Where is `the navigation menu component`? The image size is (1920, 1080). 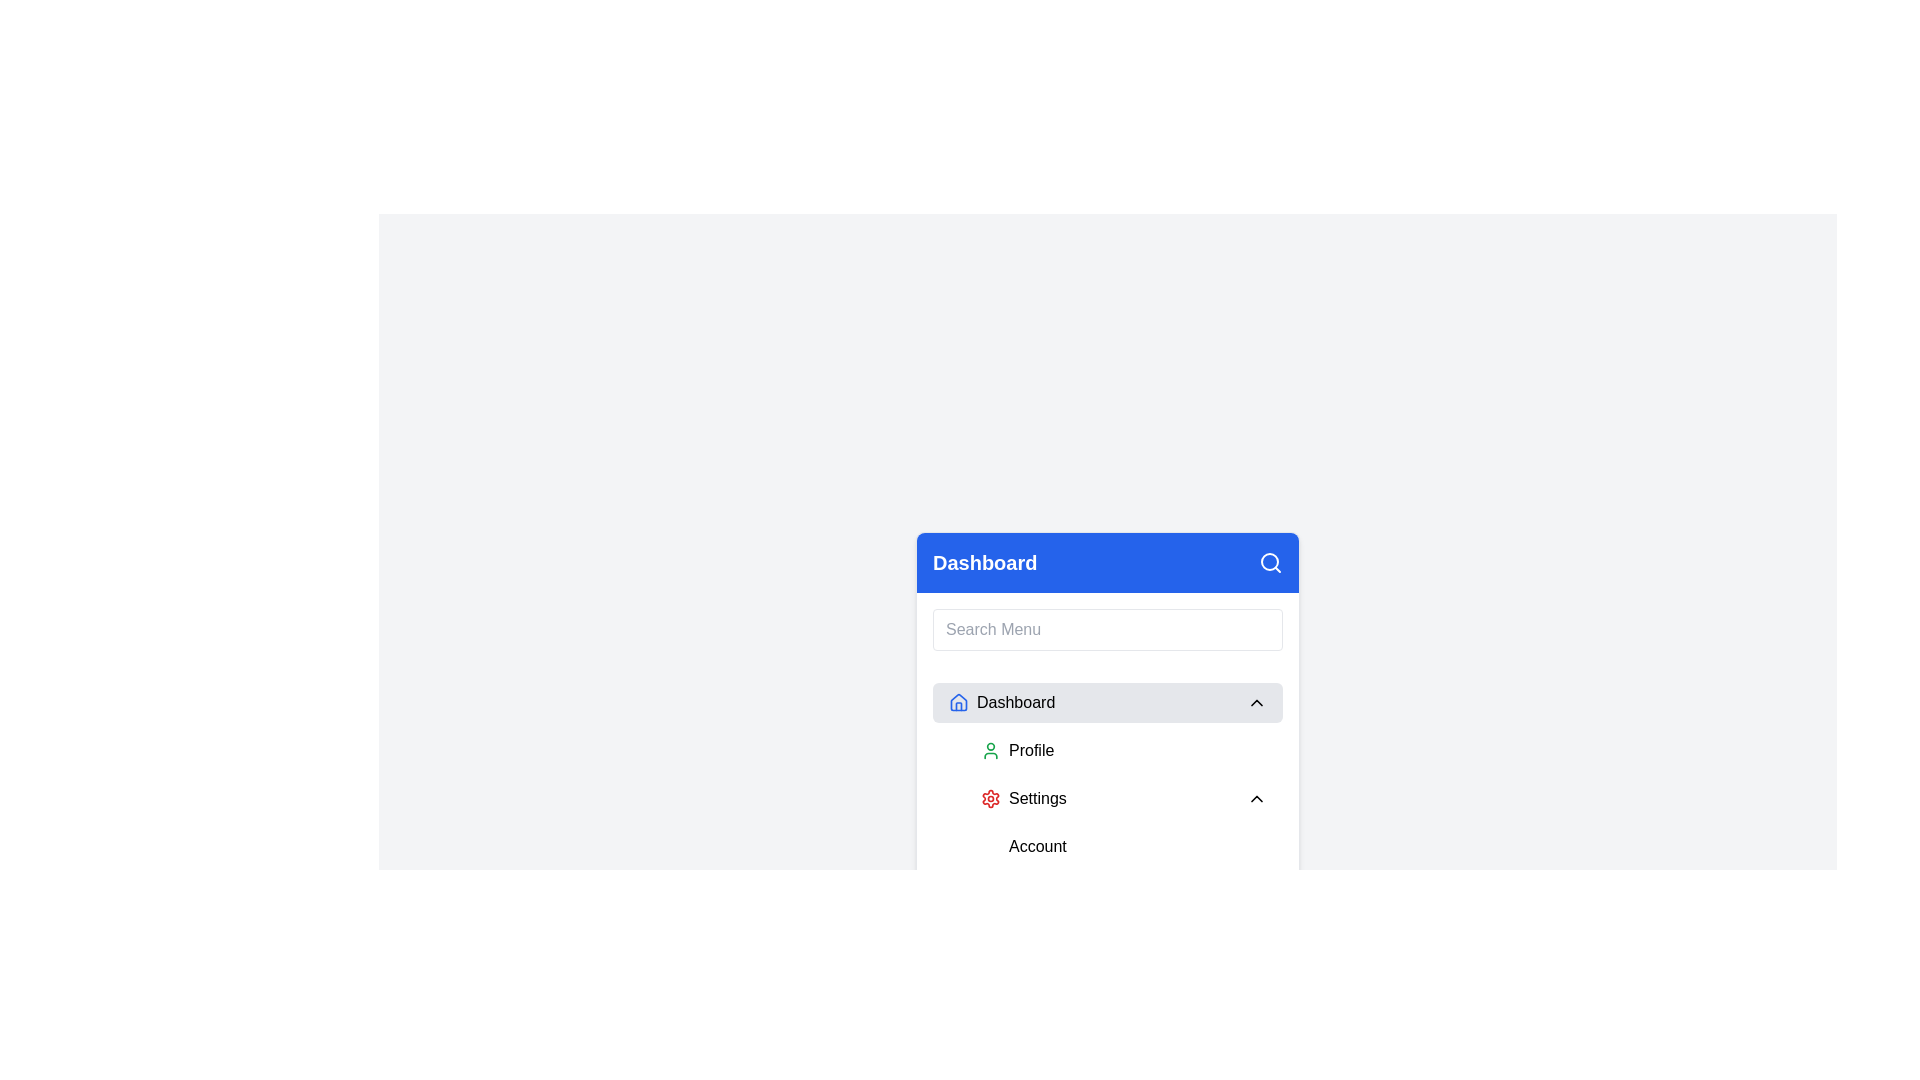
the navigation menu component is located at coordinates (1107, 753).